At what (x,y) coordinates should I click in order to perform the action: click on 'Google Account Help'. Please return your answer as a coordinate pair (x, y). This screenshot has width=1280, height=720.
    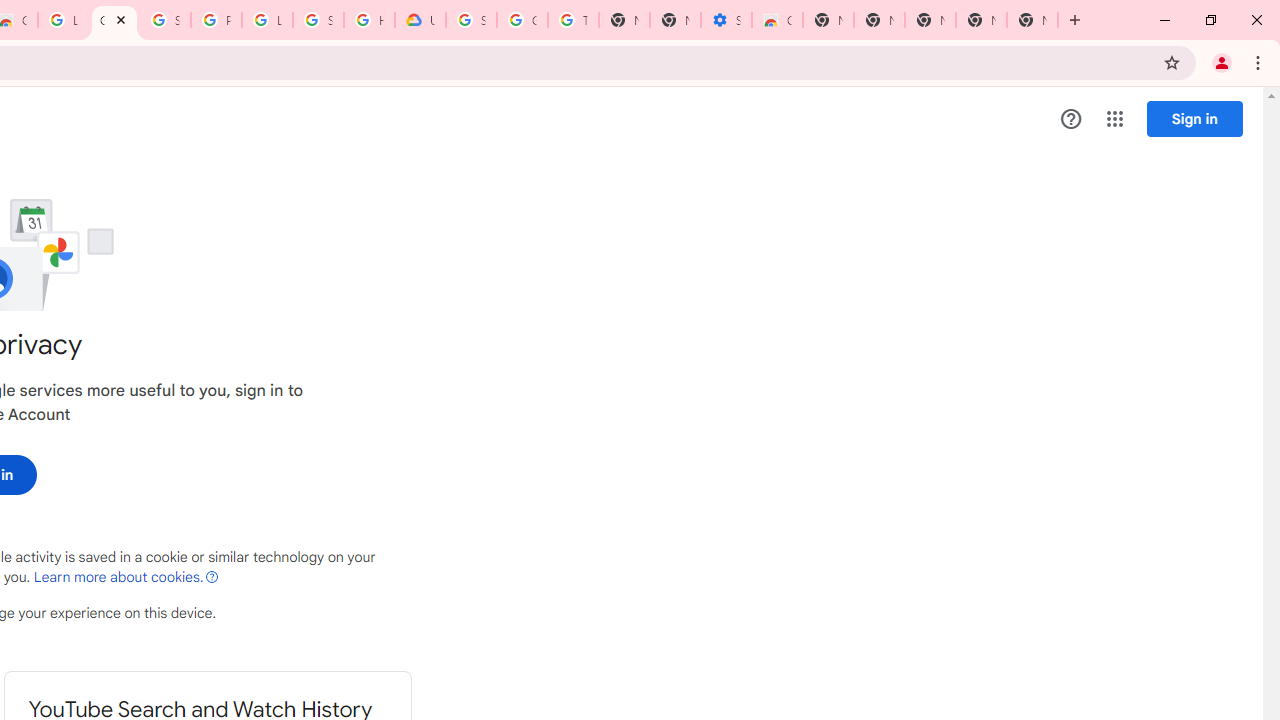
    Looking at the image, I should click on (522, 20).